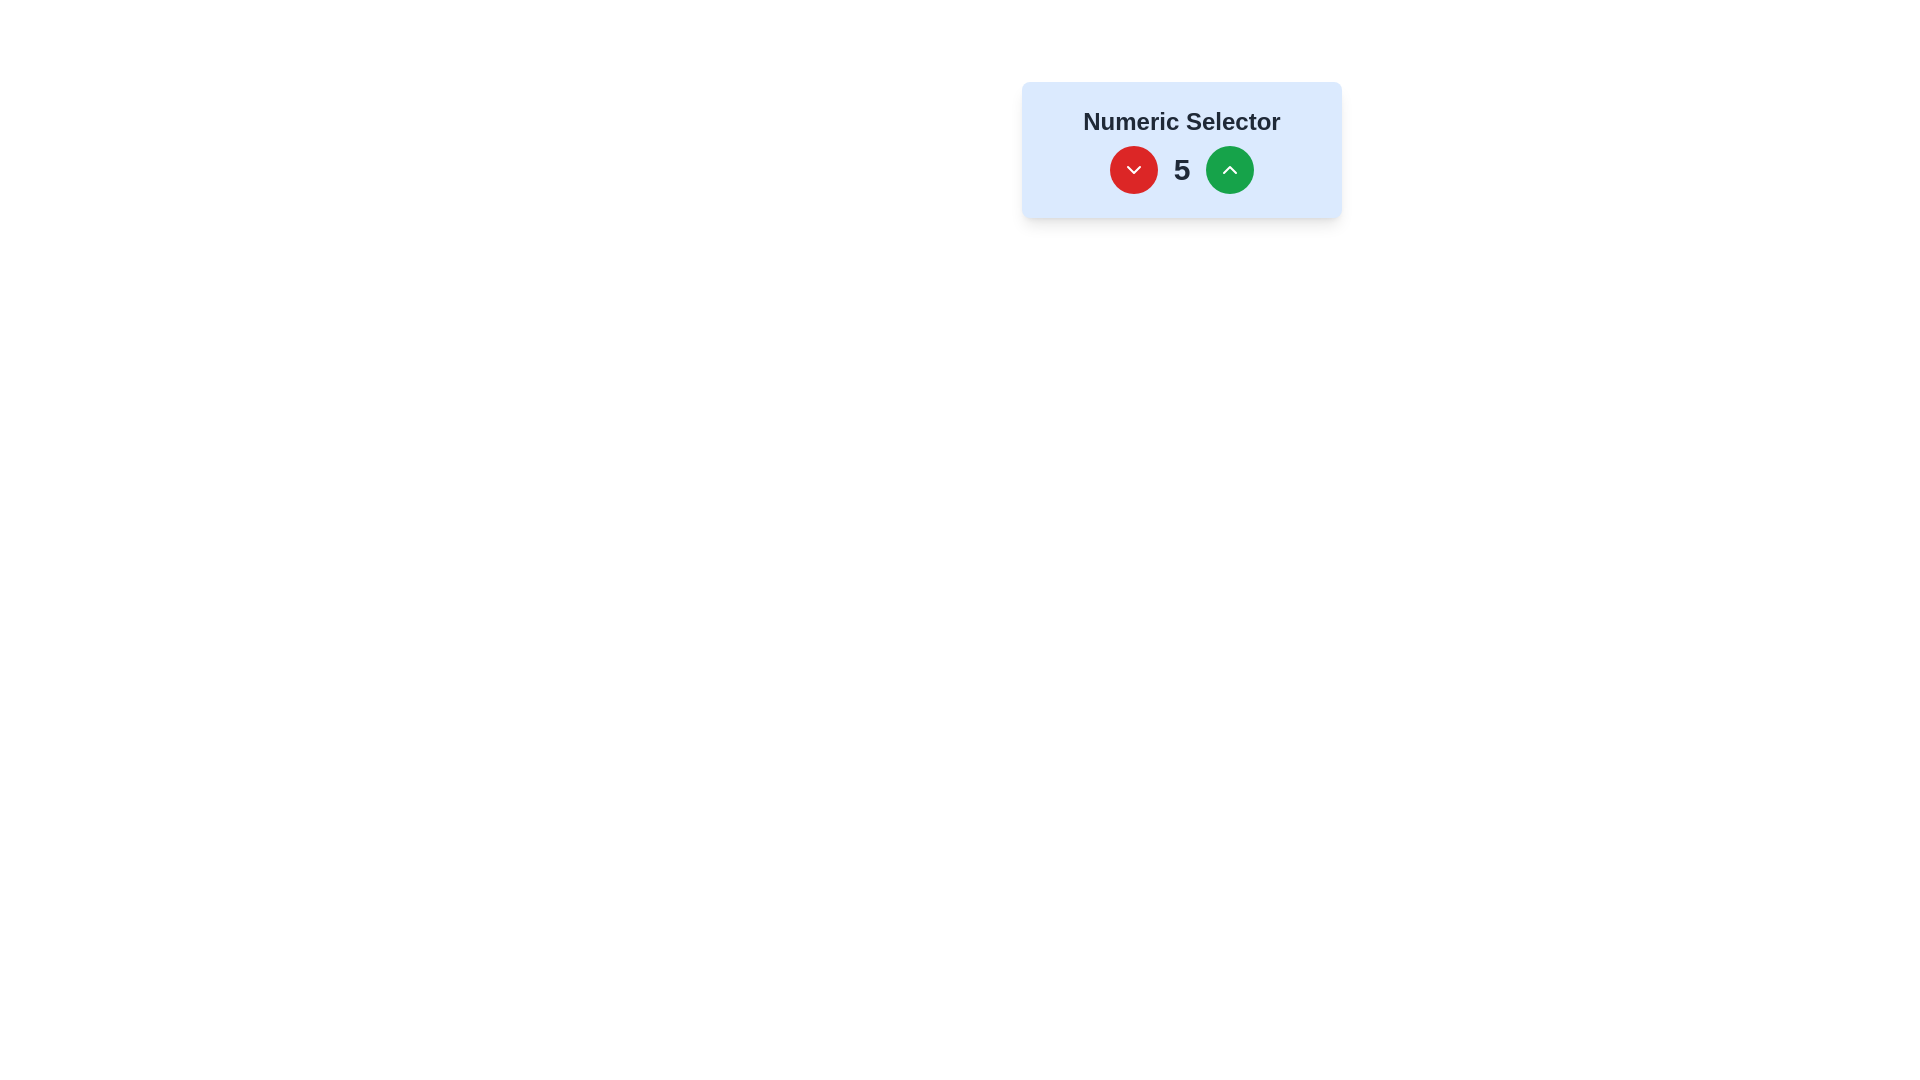 Image resolution: width=1920 pixels, height=1080 pixels. Describe the element at coordinates (1133, 168) in the screenshot. I see `the decrement button` at that location.